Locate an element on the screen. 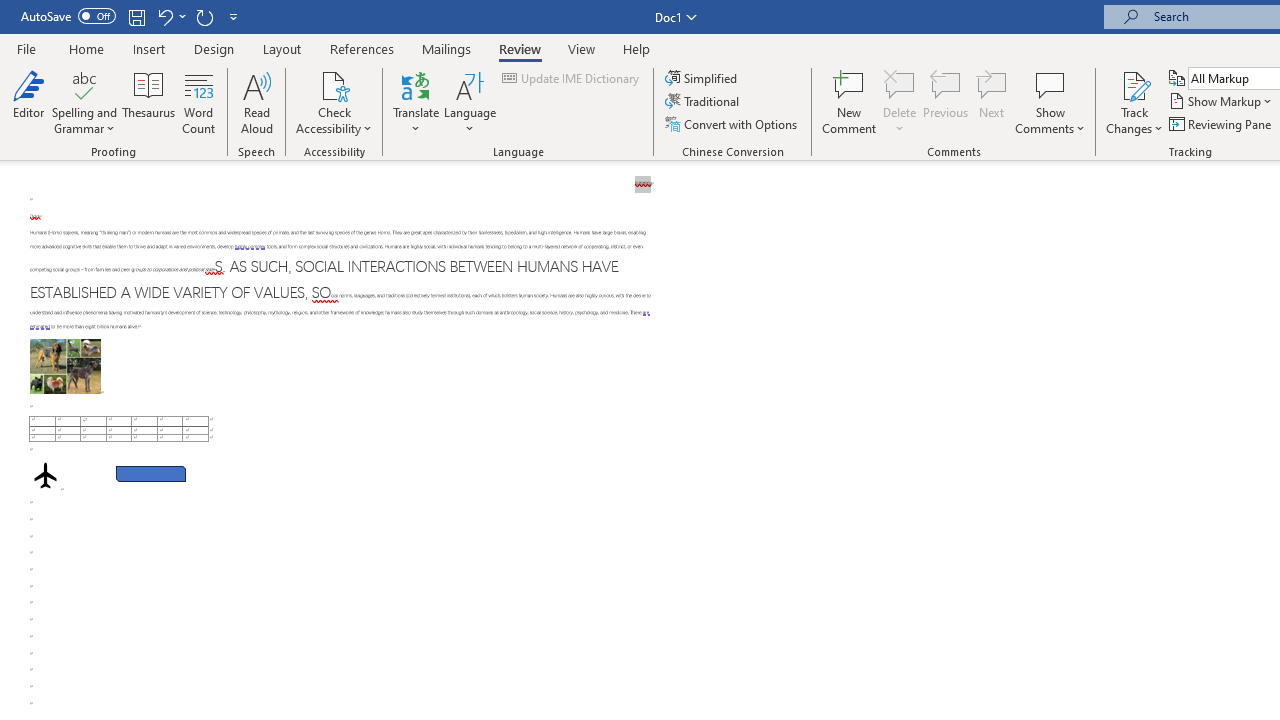 Image resolution: width=1280 pixels, height=720 pixels. 'Delete' is located at coordinates (899, 84).